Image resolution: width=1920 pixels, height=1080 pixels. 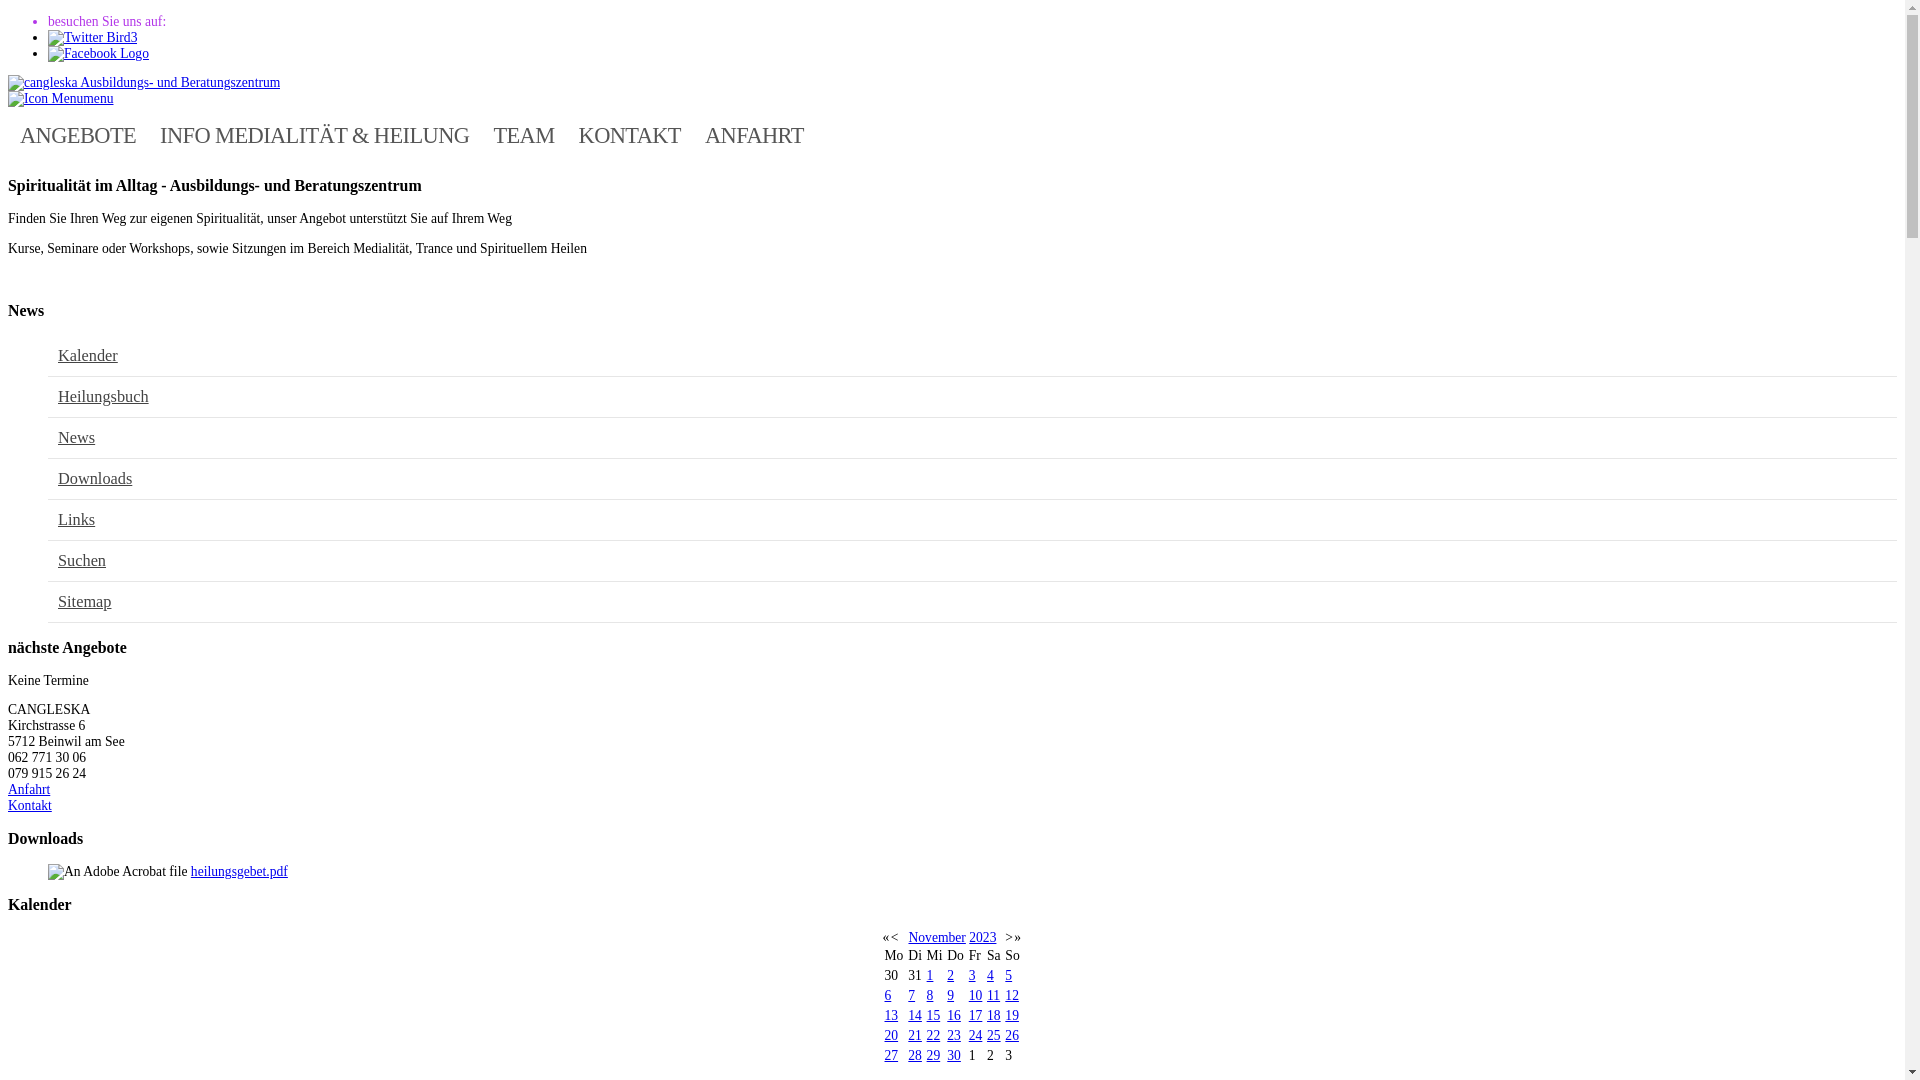 What do you see at coordinates (929, 974) in the screenshot?
I see `'1'` at bounding box center [929, 974].